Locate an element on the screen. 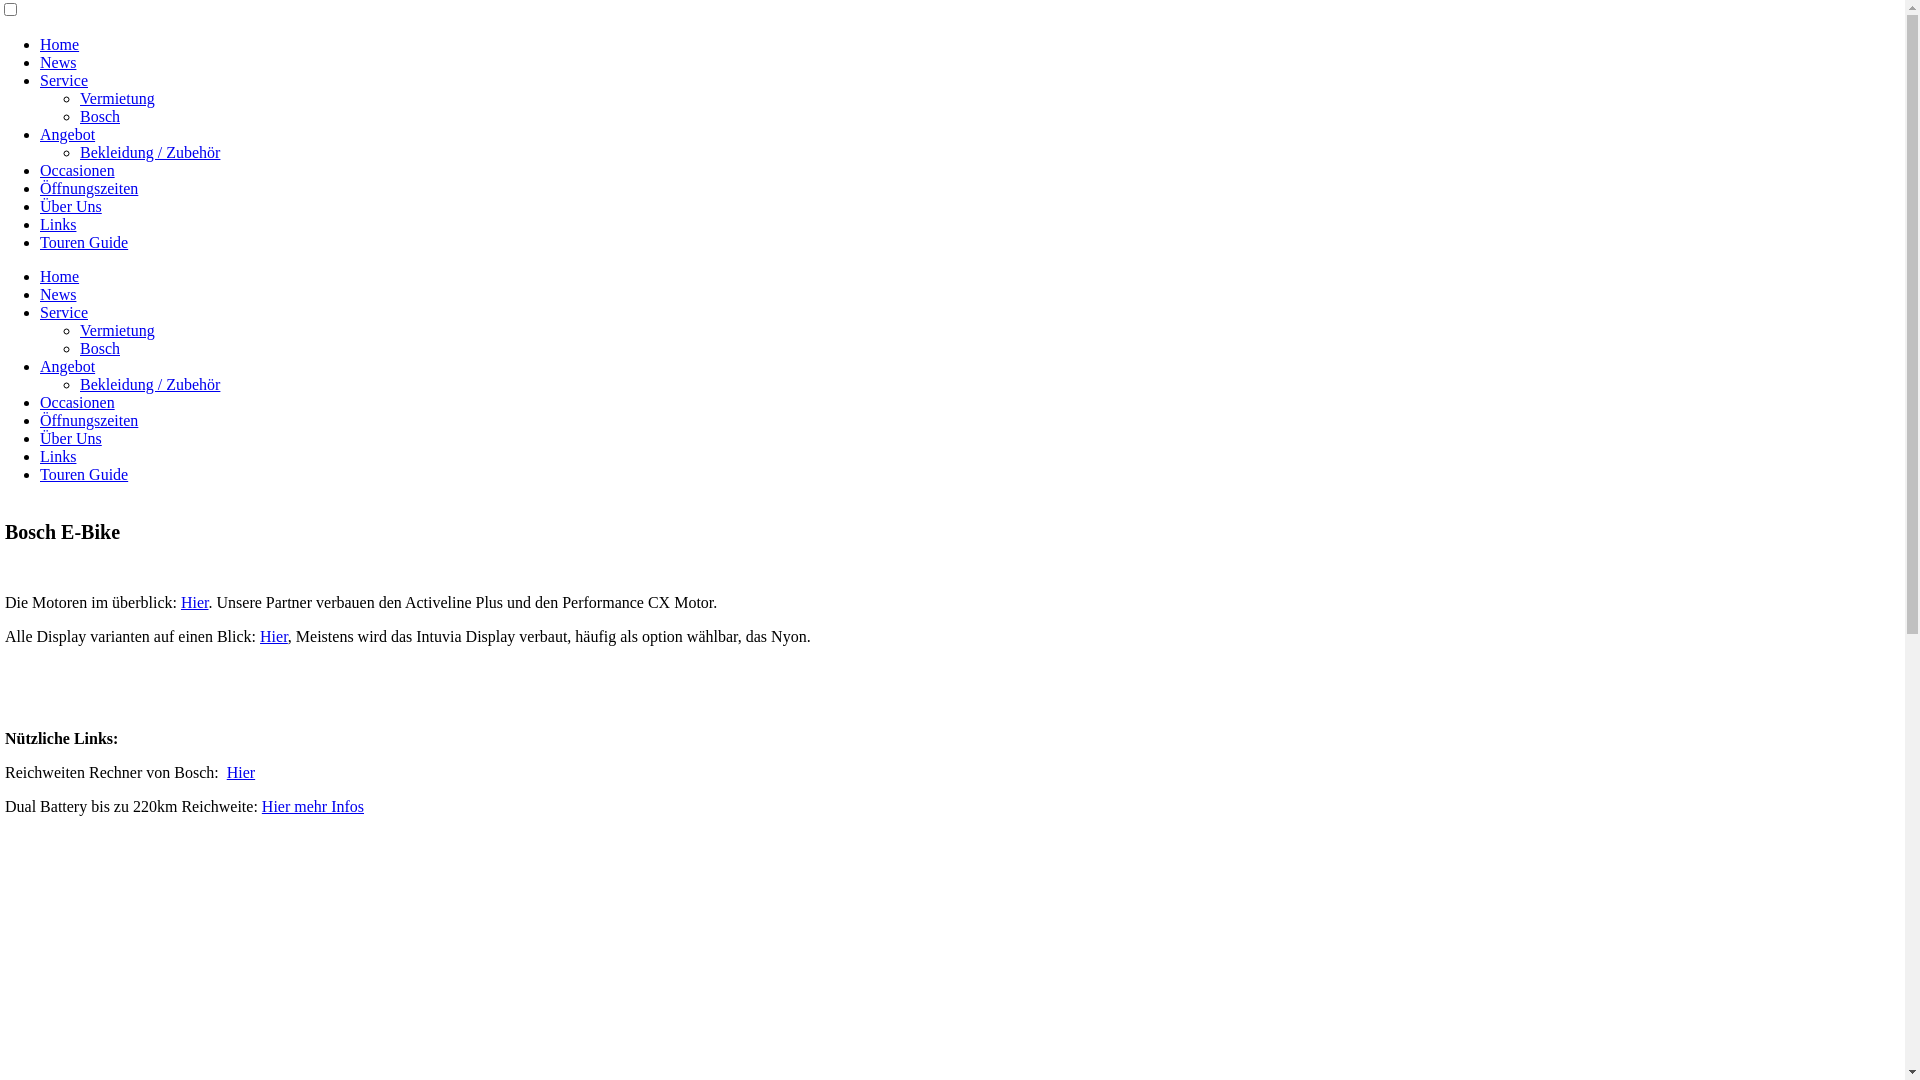 Image resolution: width=1920 pixels, height=1080 pixels. 'Vermietung' is located at coordinates (116, 329).